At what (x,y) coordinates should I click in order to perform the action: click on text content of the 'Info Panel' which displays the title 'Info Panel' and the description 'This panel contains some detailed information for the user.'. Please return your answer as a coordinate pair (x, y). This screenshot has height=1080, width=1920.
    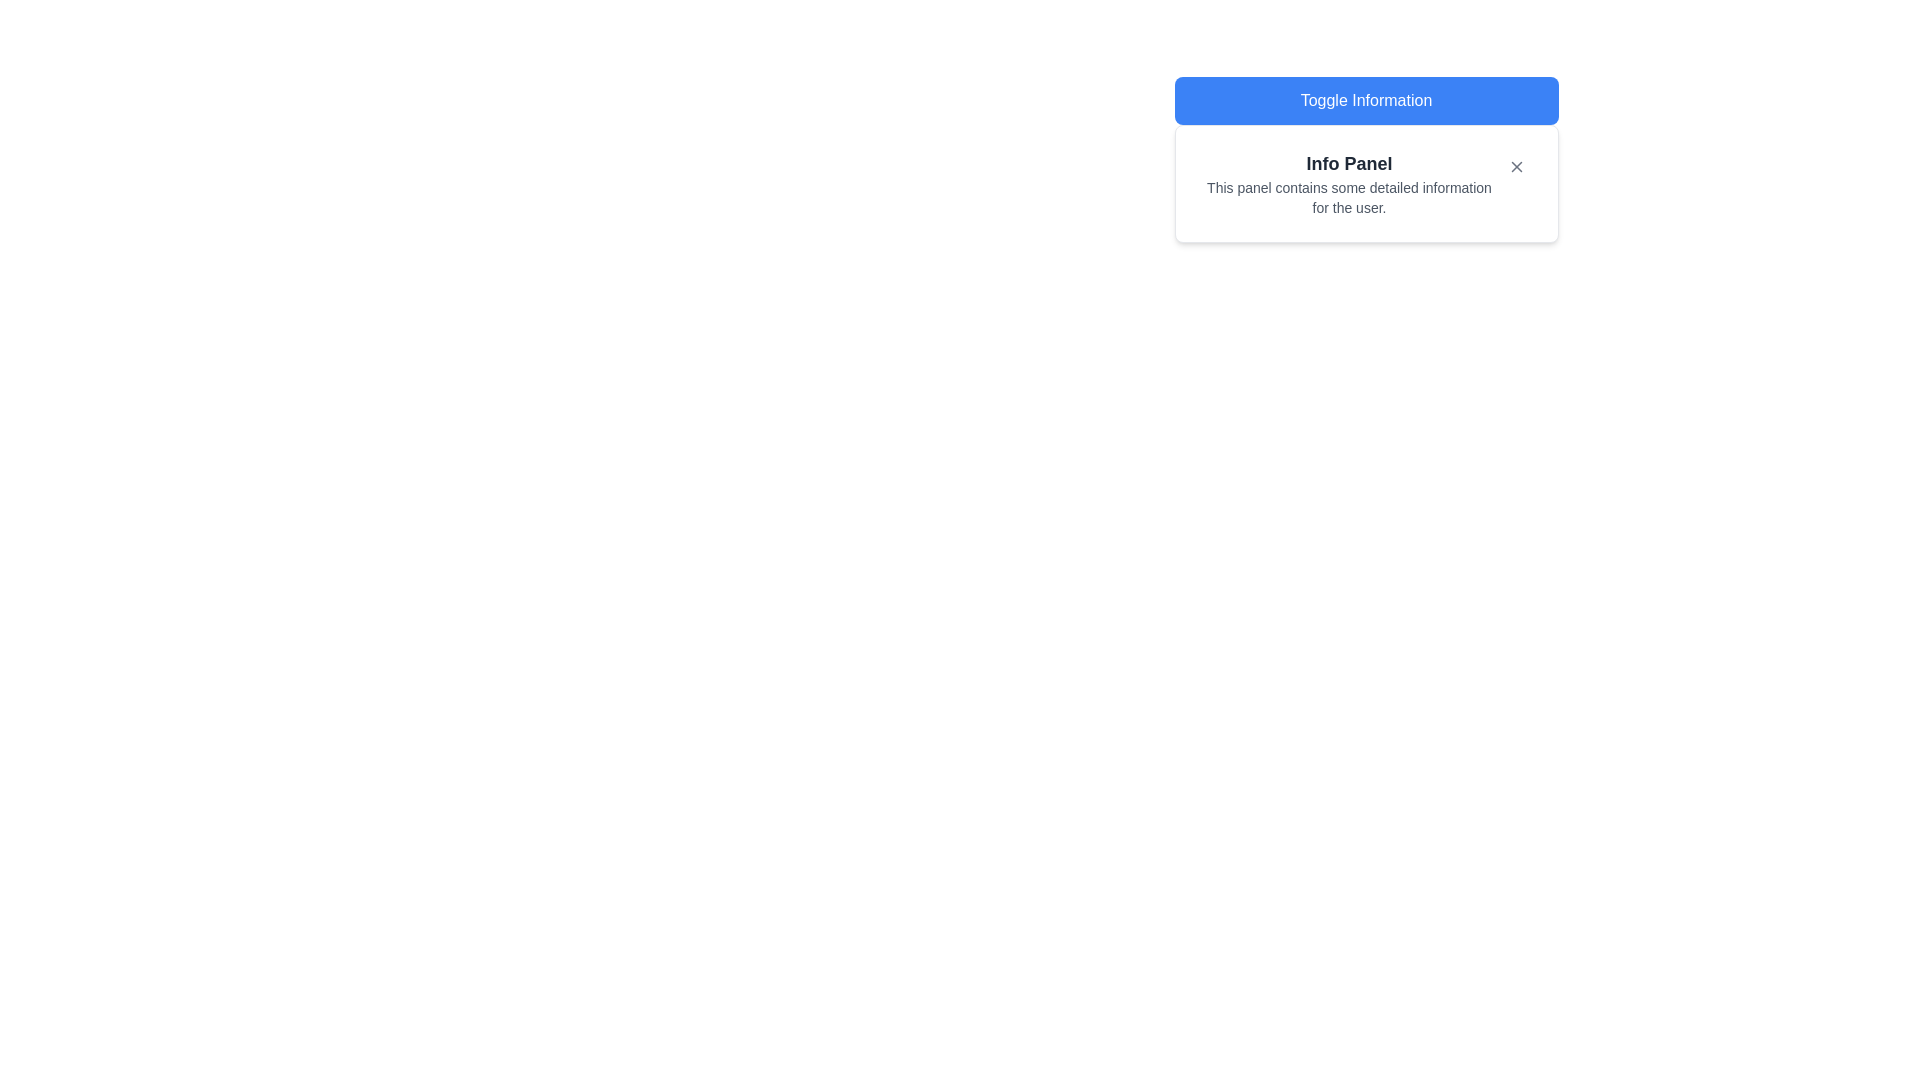
    Looking at the image, I should click on (1349, 184).